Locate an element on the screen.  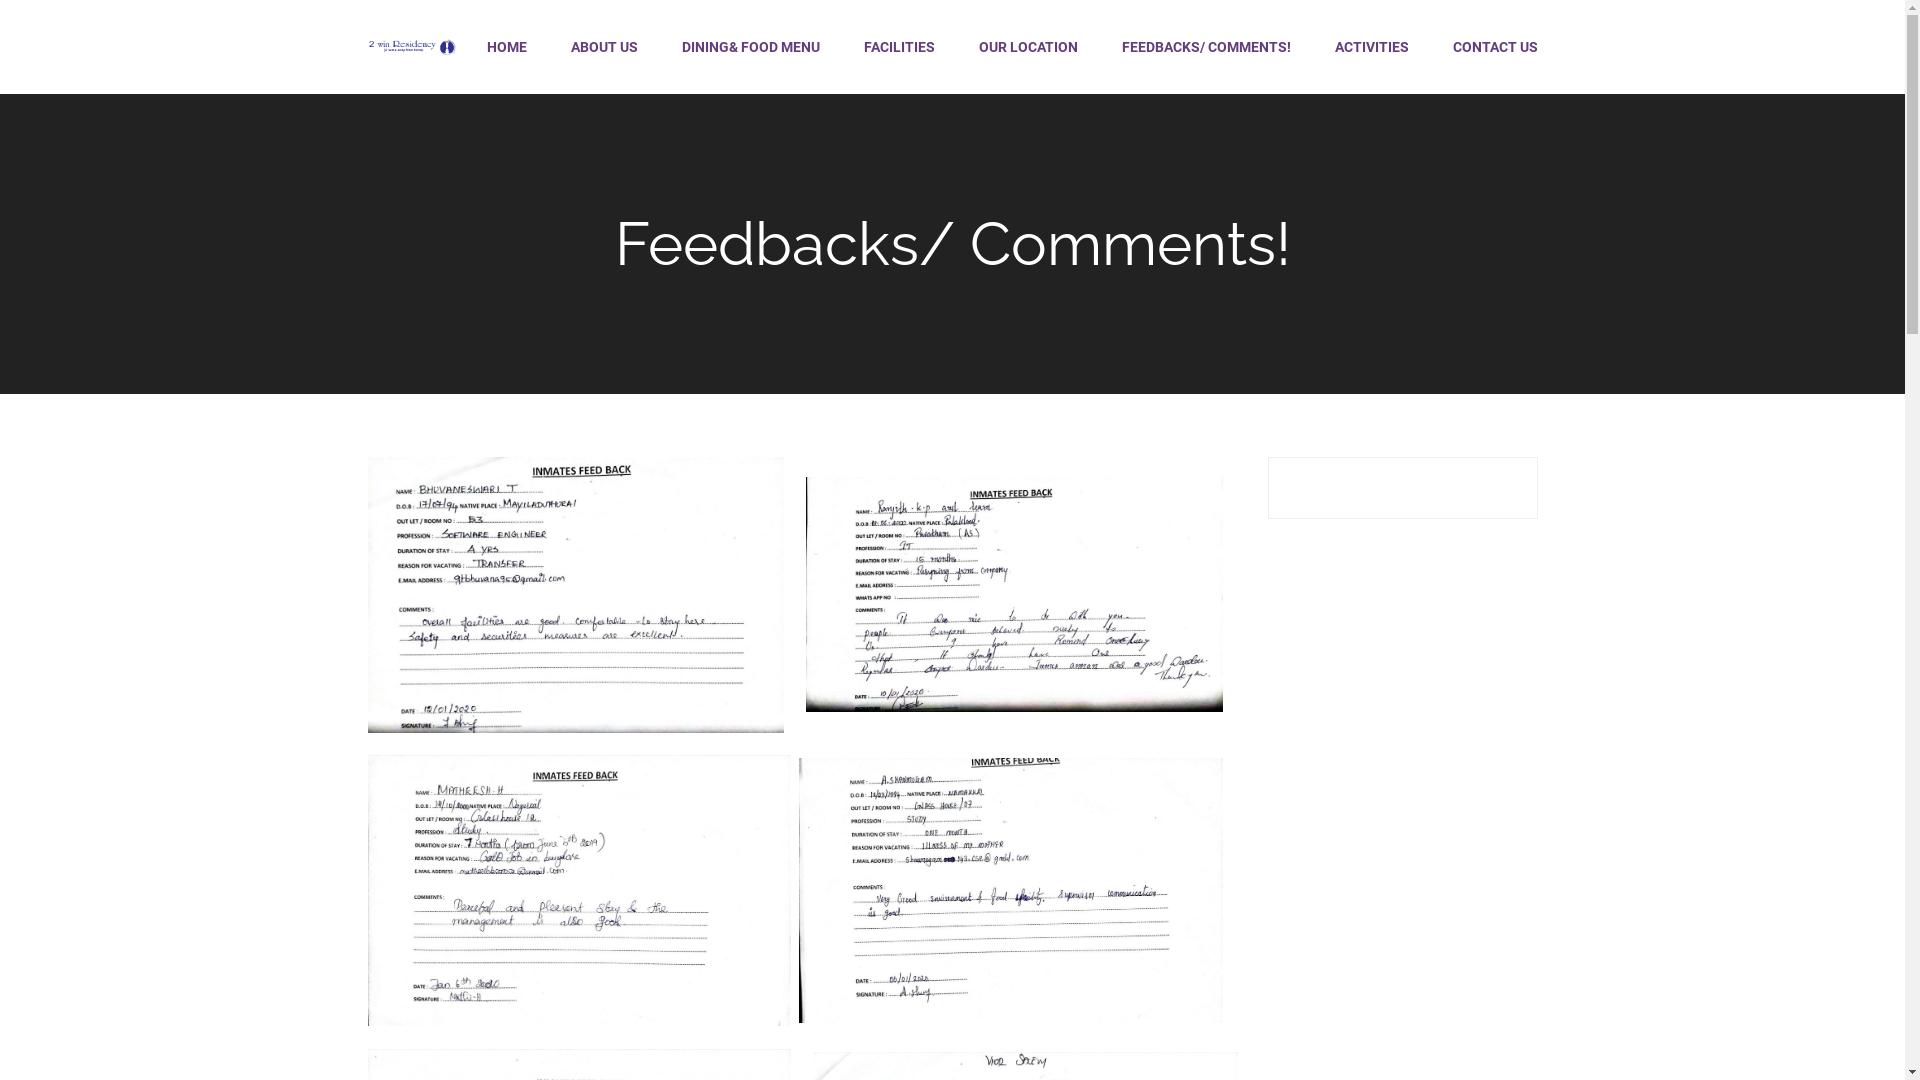
'FACILITIES' is located at coordinates (898, 50).